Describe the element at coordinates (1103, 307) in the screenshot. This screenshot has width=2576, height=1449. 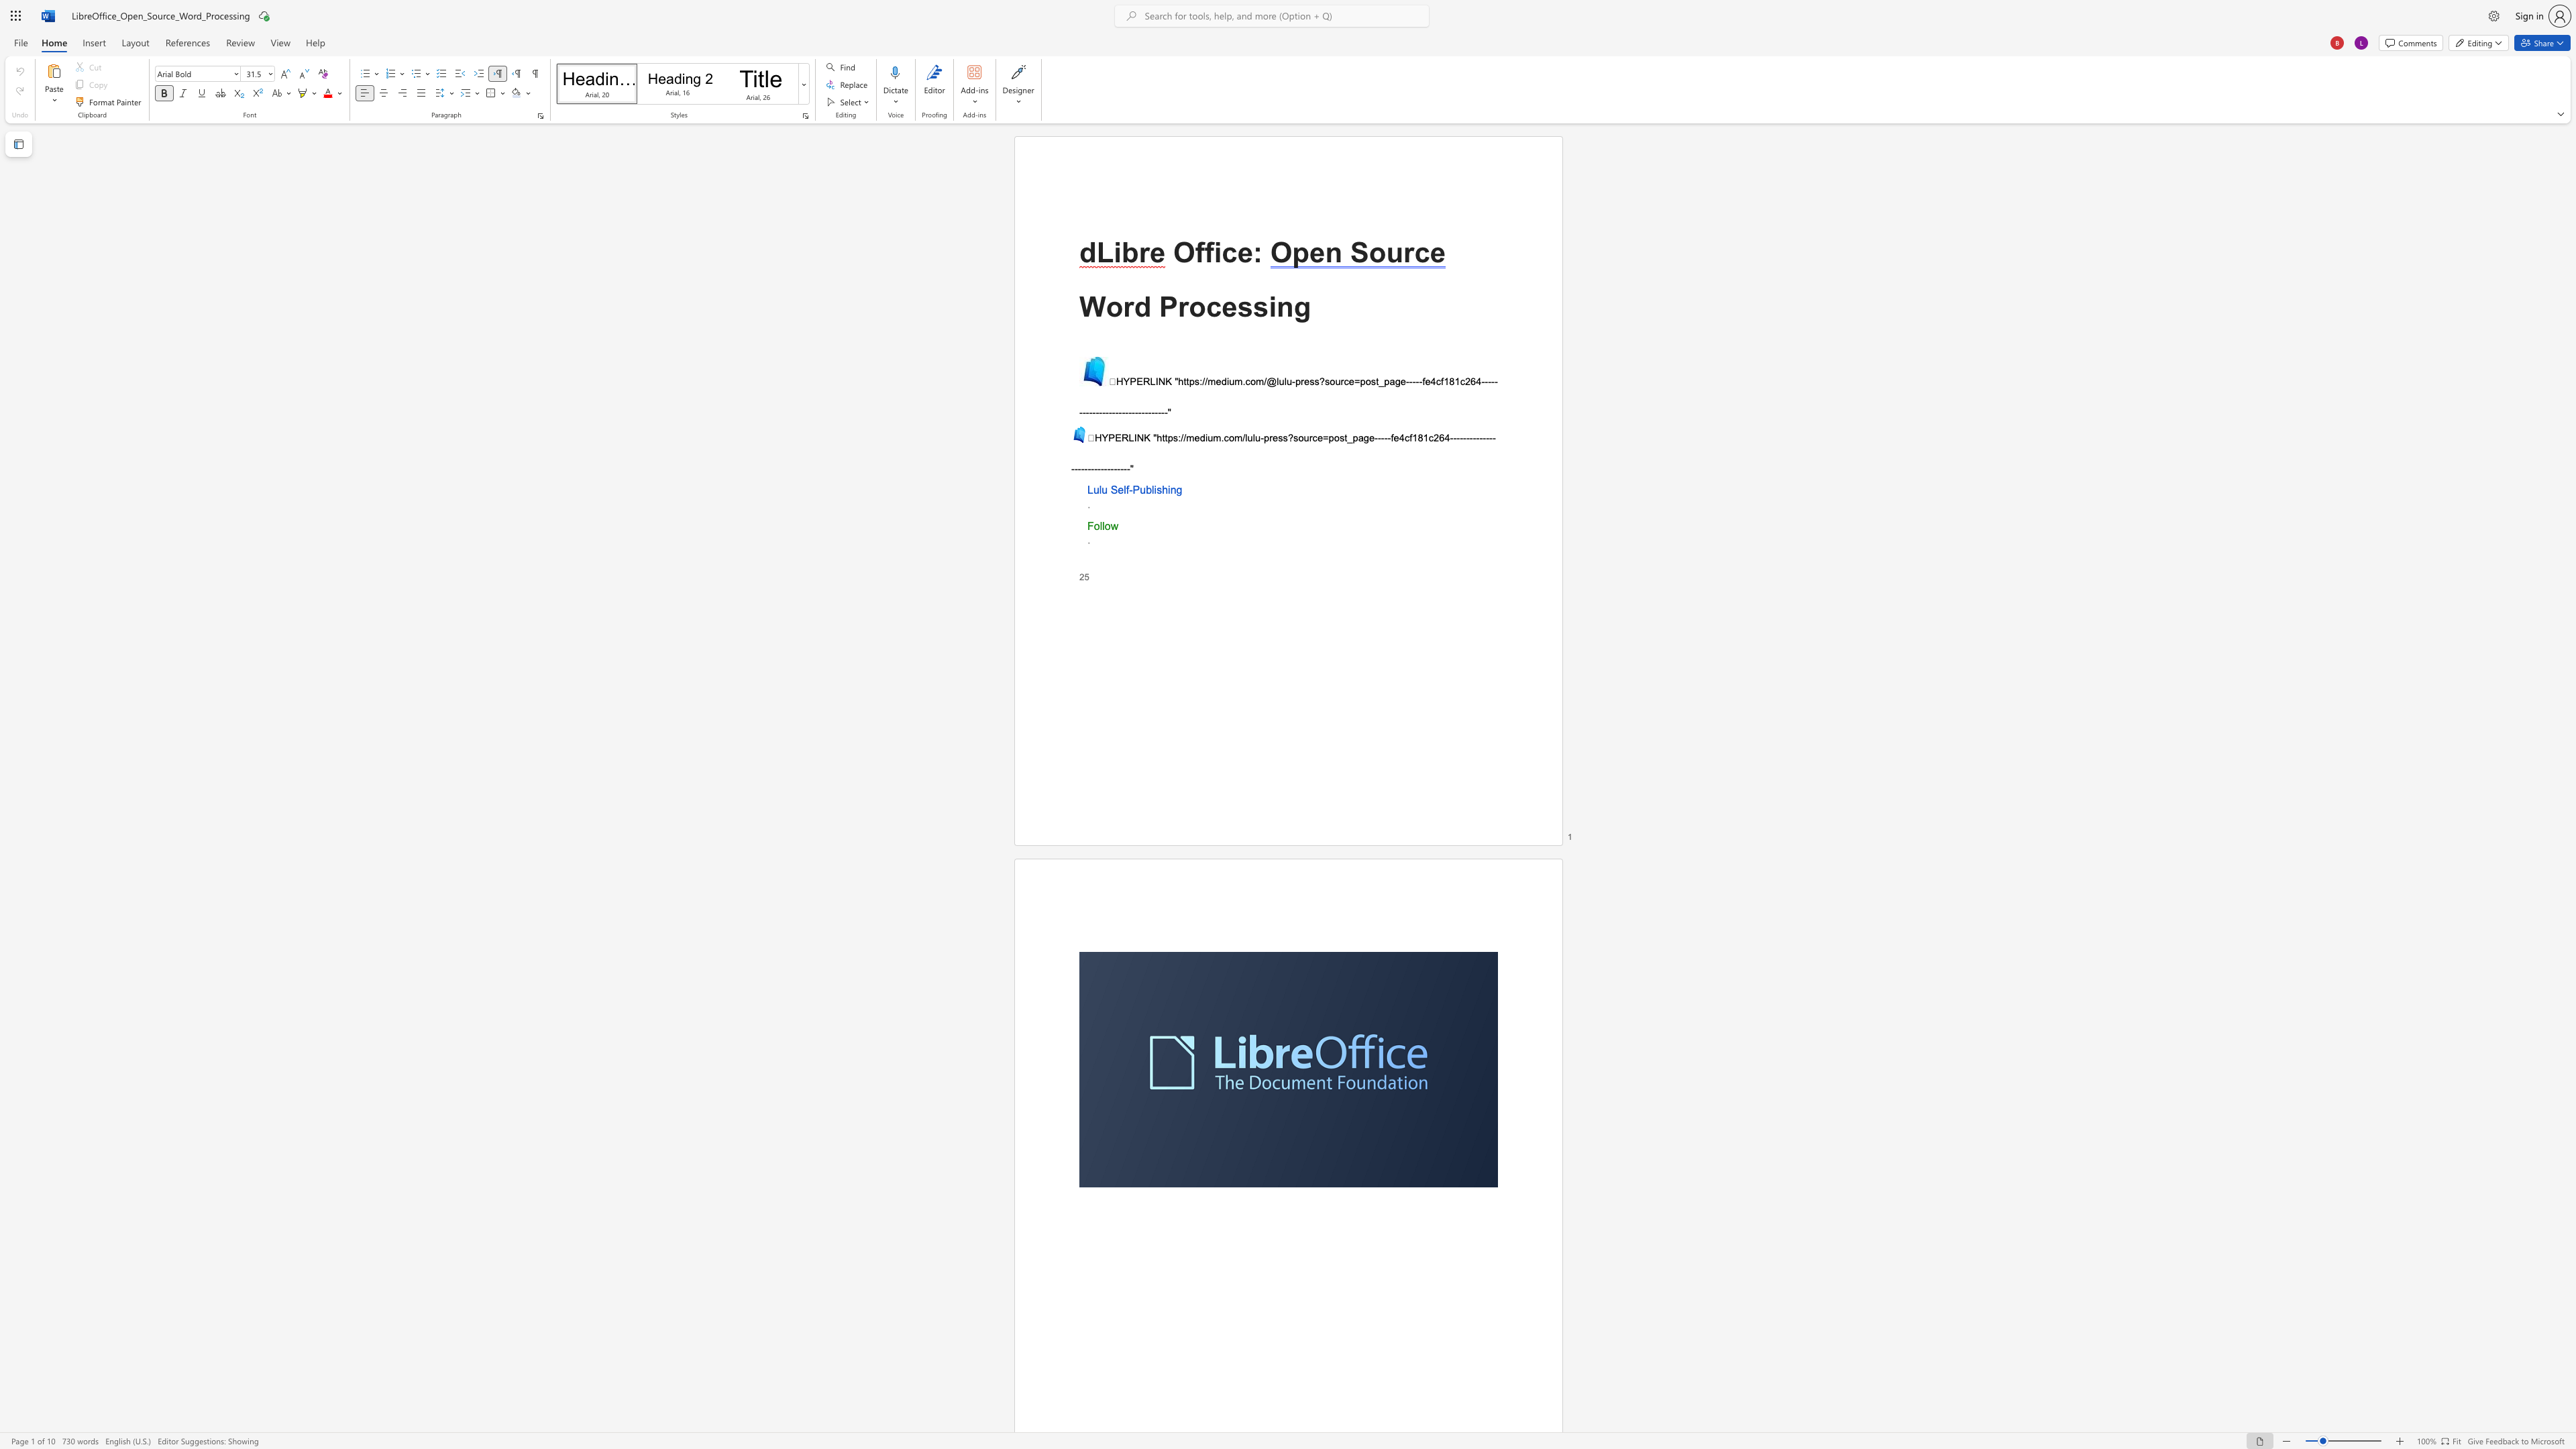
I see `the space between the continuous character "W" and "o" in the text` at that location.